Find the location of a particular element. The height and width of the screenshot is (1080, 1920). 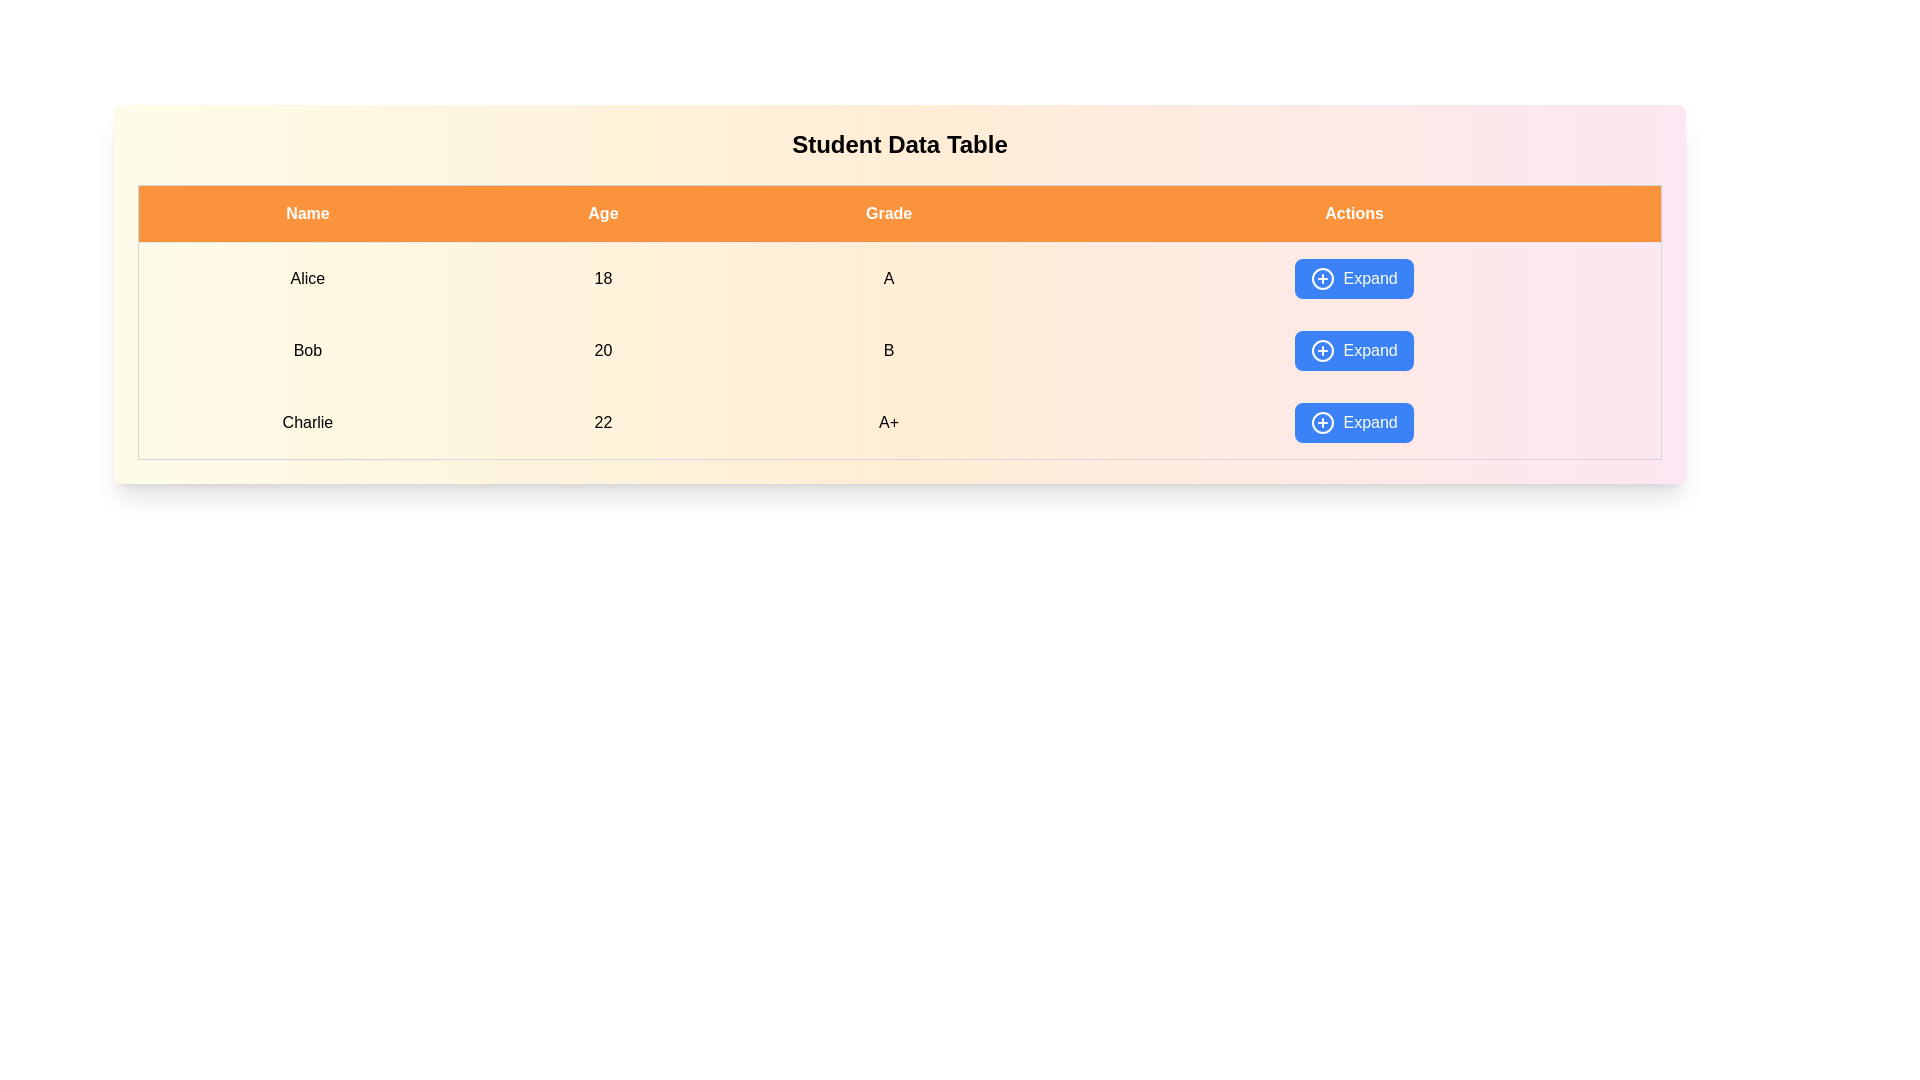

the circular icon with a plus sign inside, surrounded by a blue border, located within the 'Expand' button in the second row of the 'Actions' column for the entry about 'Bob' is located at coordinates (1323, 350).